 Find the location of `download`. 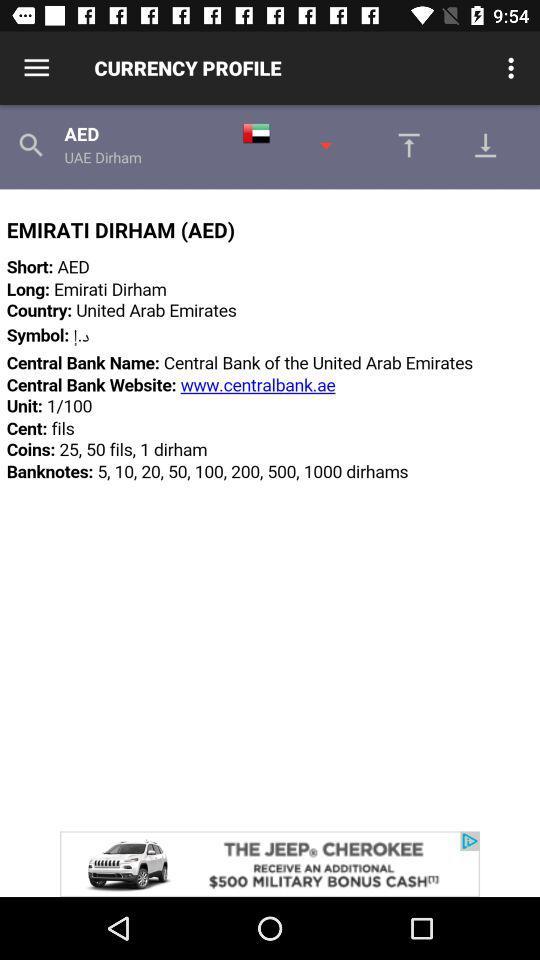

download is located at coordinates (403, 144).